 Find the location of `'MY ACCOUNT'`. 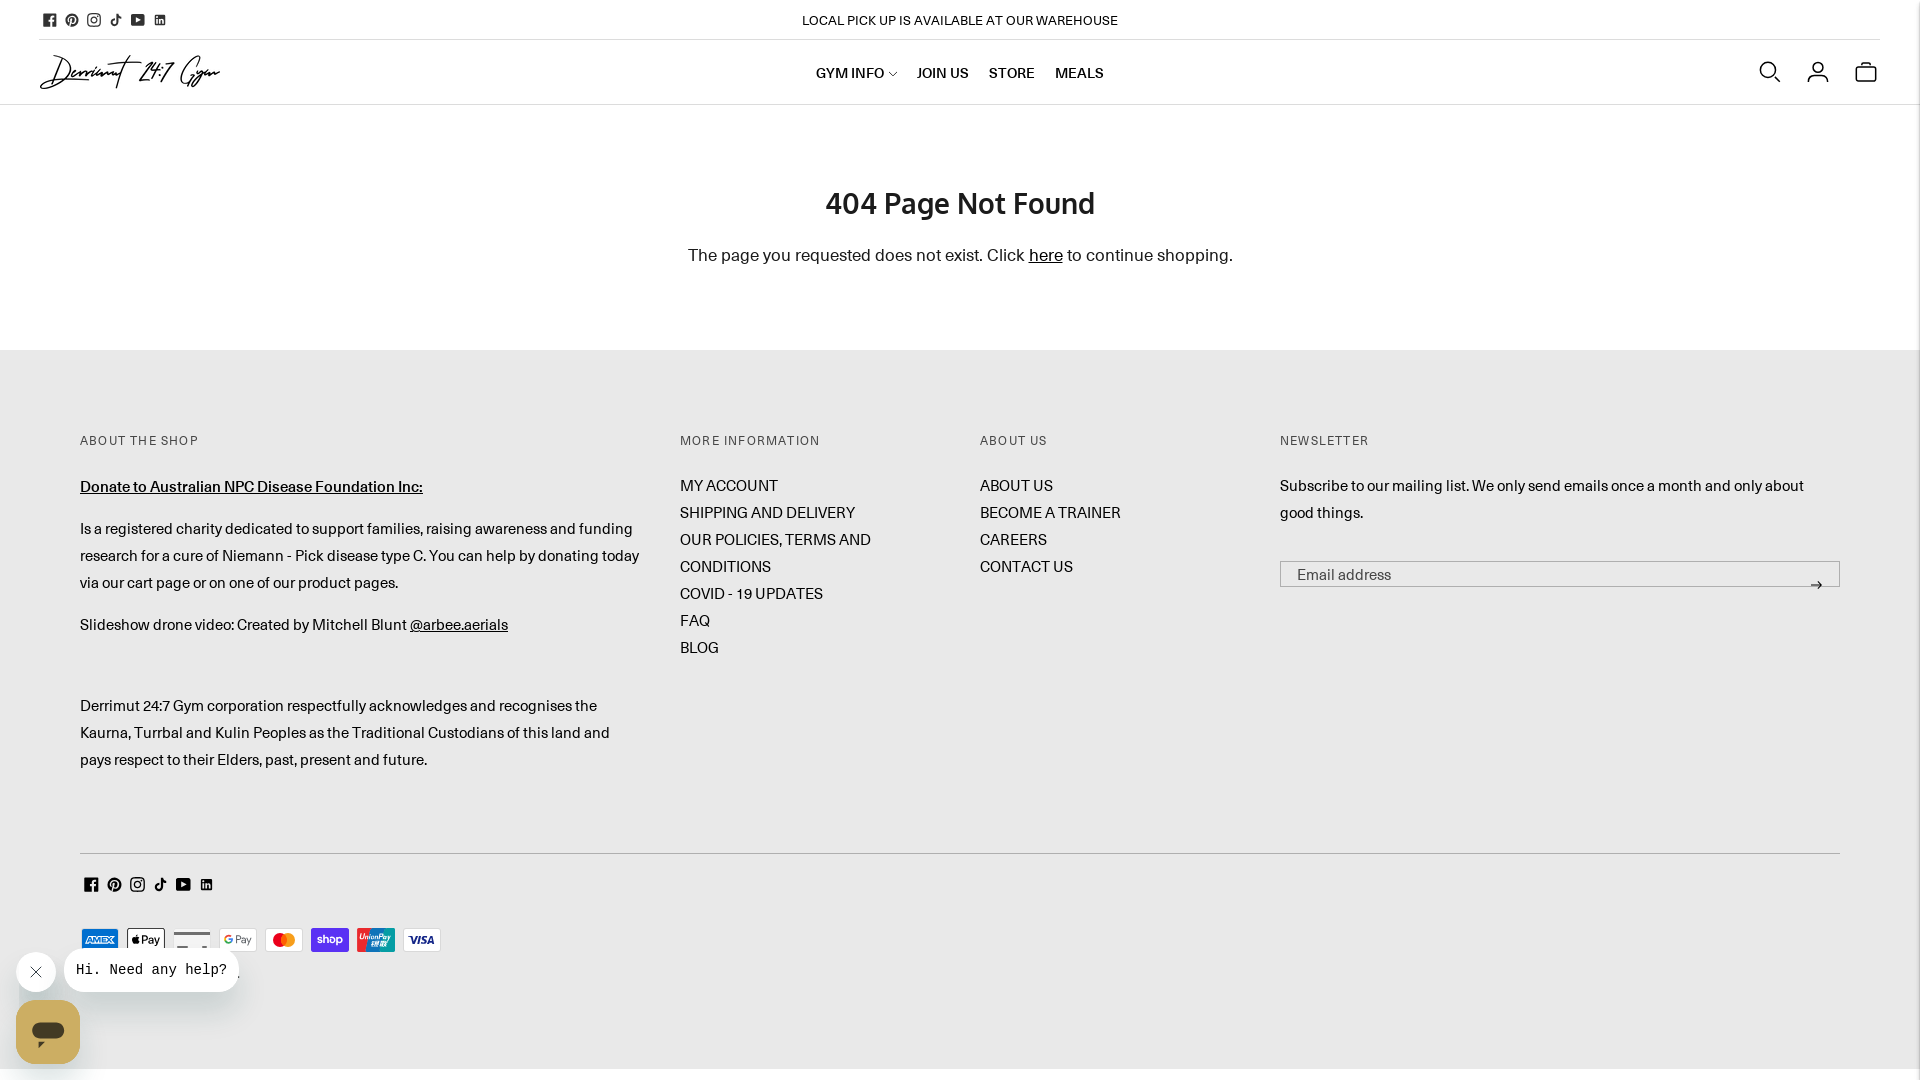

'MY ACCOUNT' is located at coordinates (728, 485).